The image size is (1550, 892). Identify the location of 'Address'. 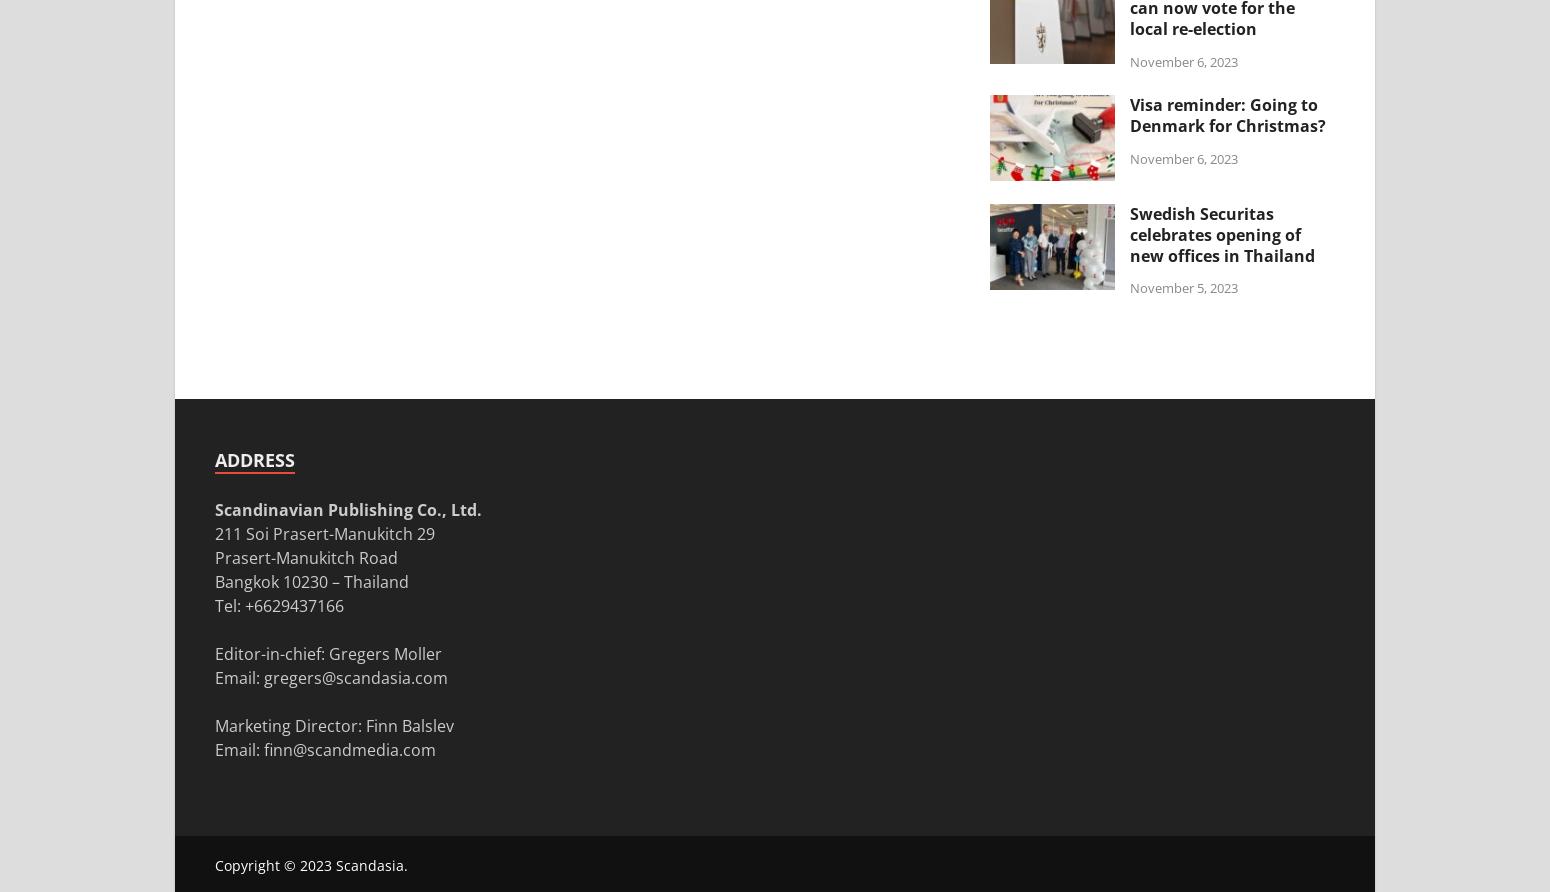
(254, 459).